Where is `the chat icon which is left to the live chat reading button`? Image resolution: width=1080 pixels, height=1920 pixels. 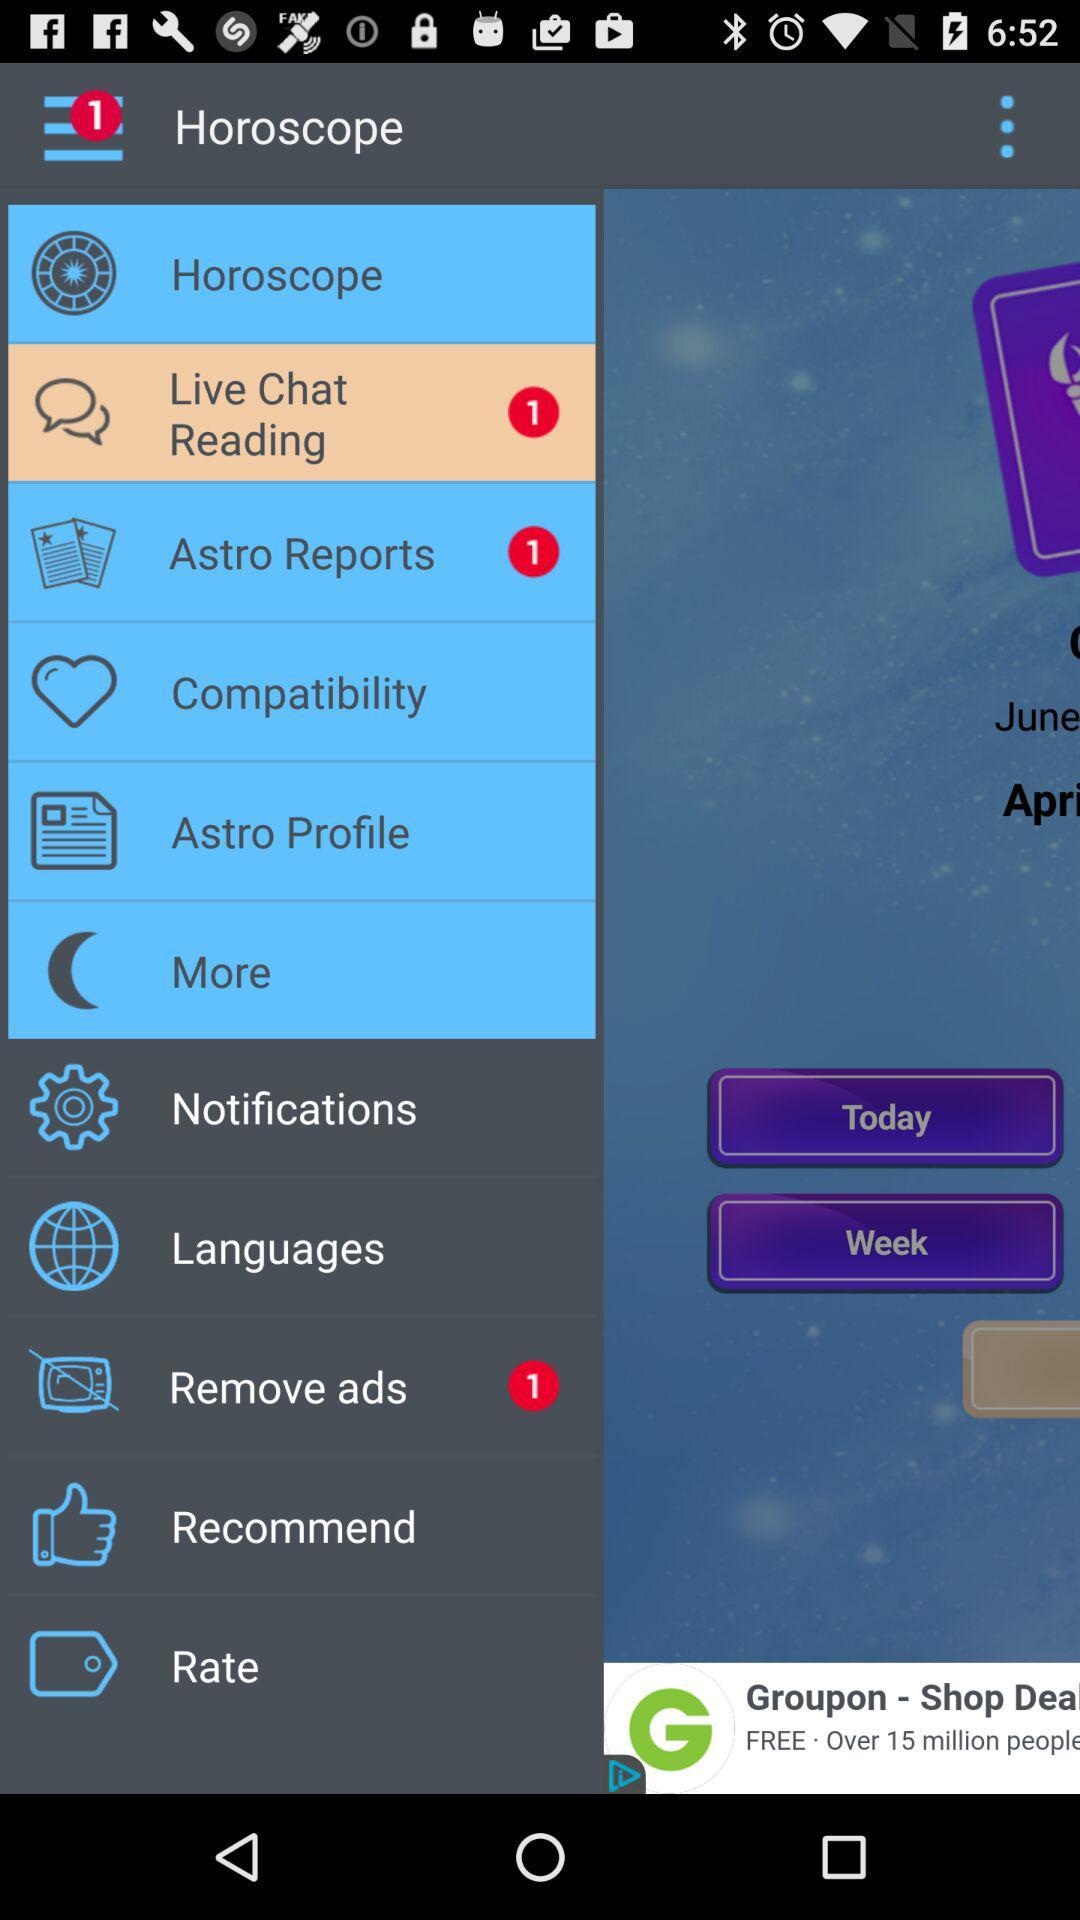
the chat icon which is left to the live chat reading button is located at coordinates (72, 411).